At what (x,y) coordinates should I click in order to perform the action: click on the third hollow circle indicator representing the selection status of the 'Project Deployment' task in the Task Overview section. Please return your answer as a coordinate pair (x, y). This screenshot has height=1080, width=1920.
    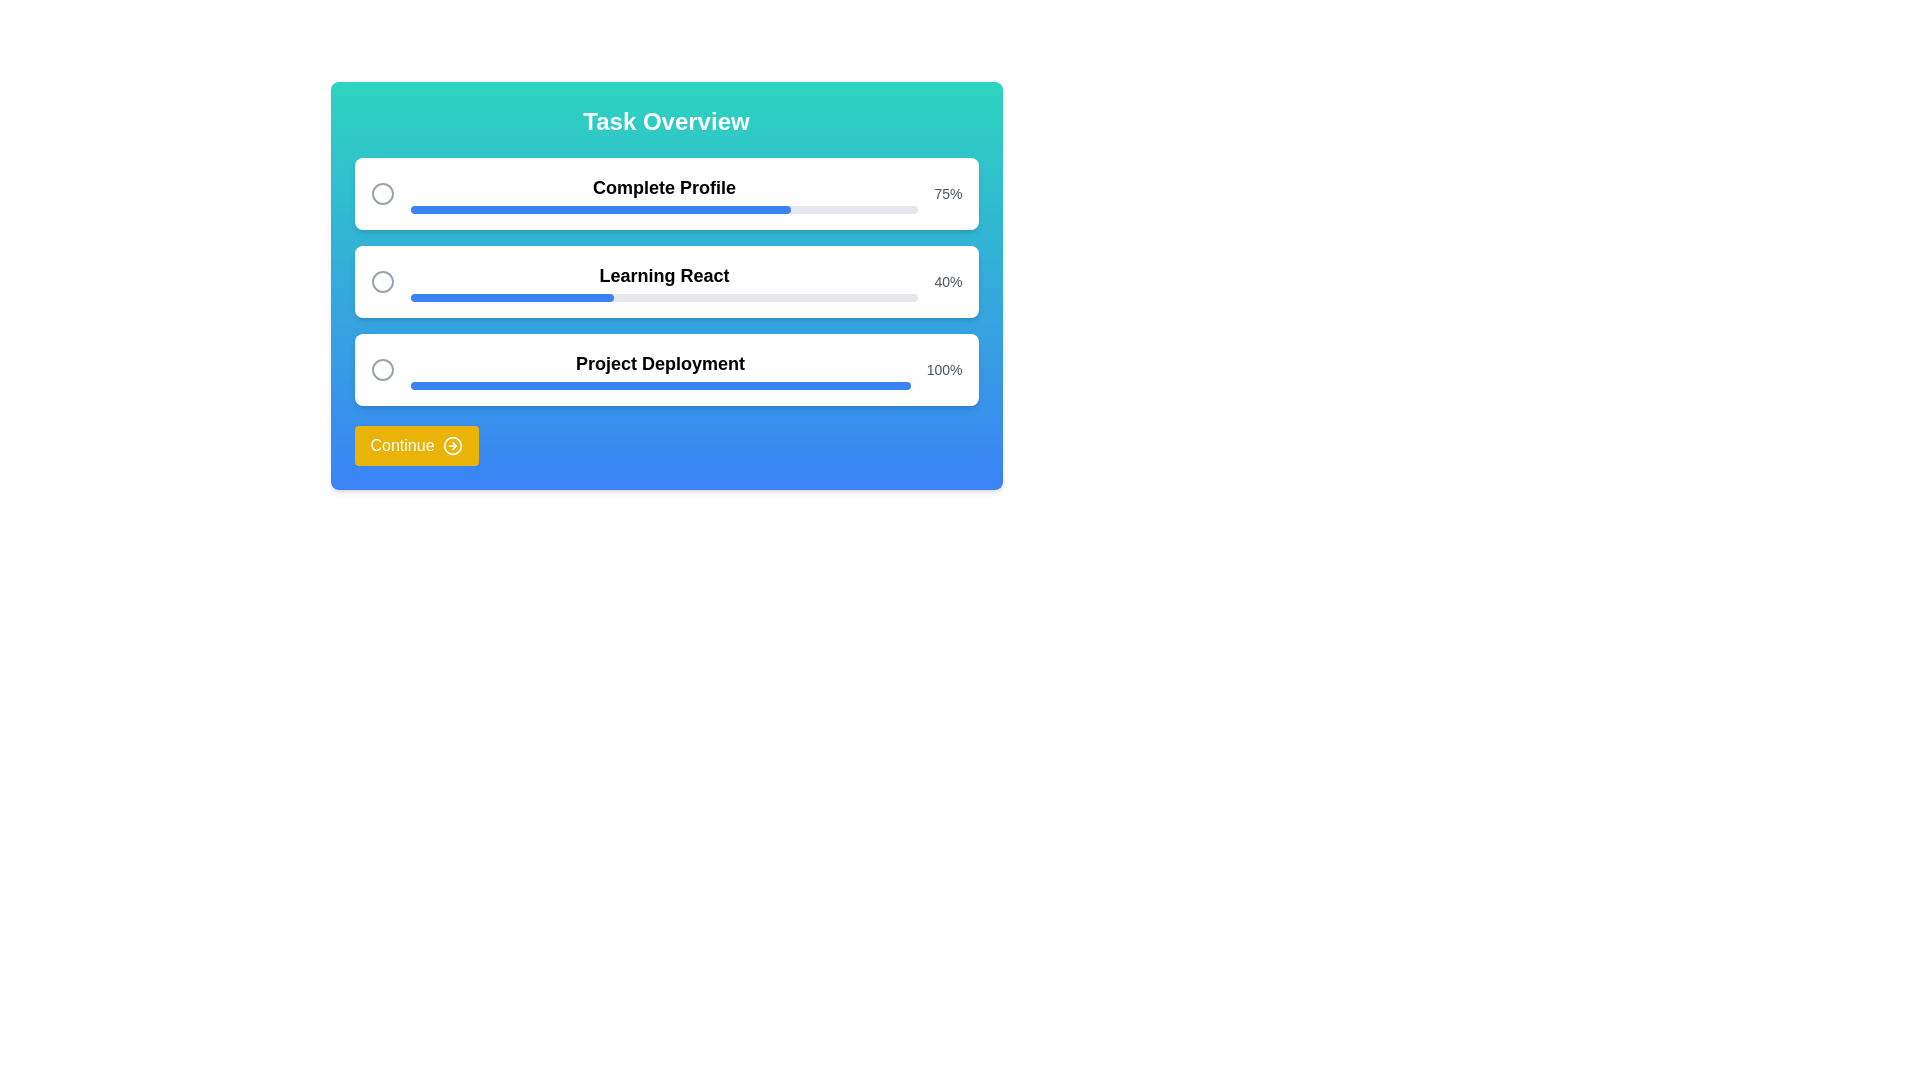
    Looking at the image, I should click on (382, 370).